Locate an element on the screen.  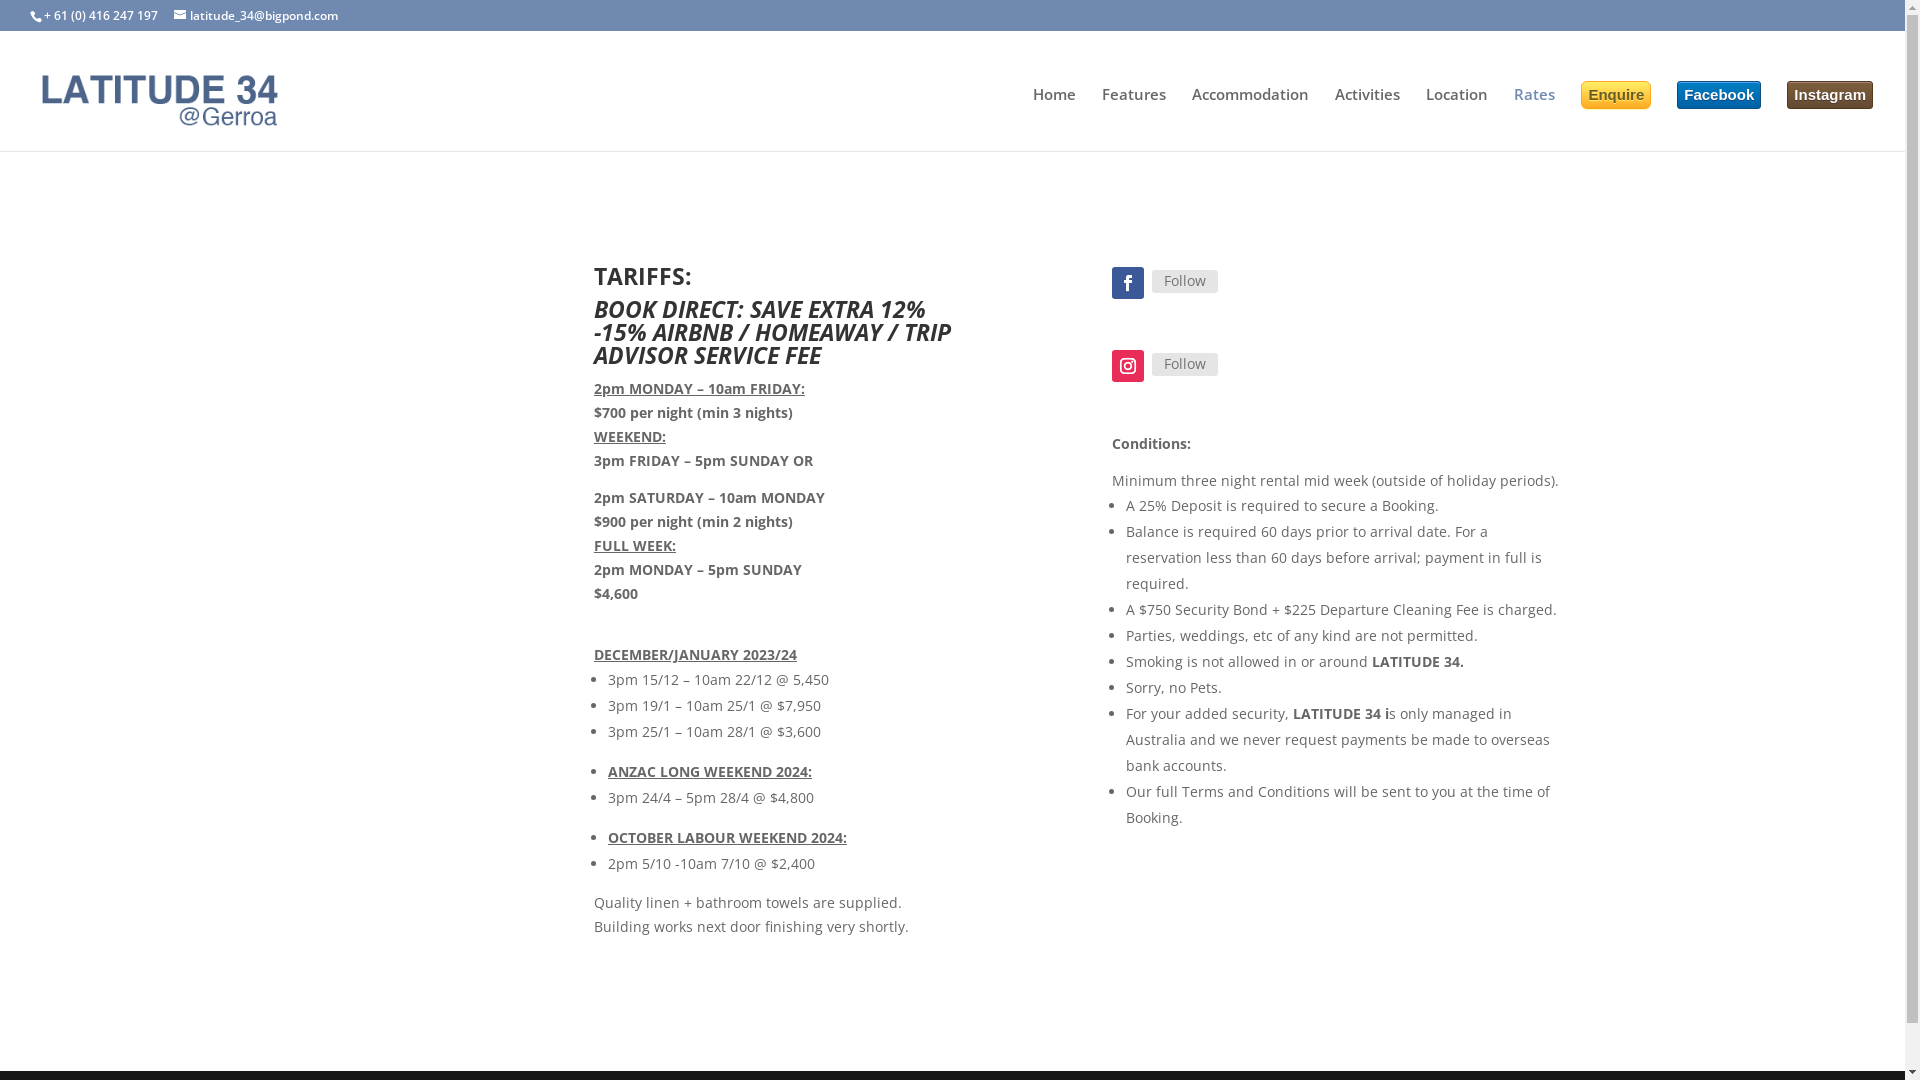
'Follow on Instagram' is located at coordinates (1111, 366).